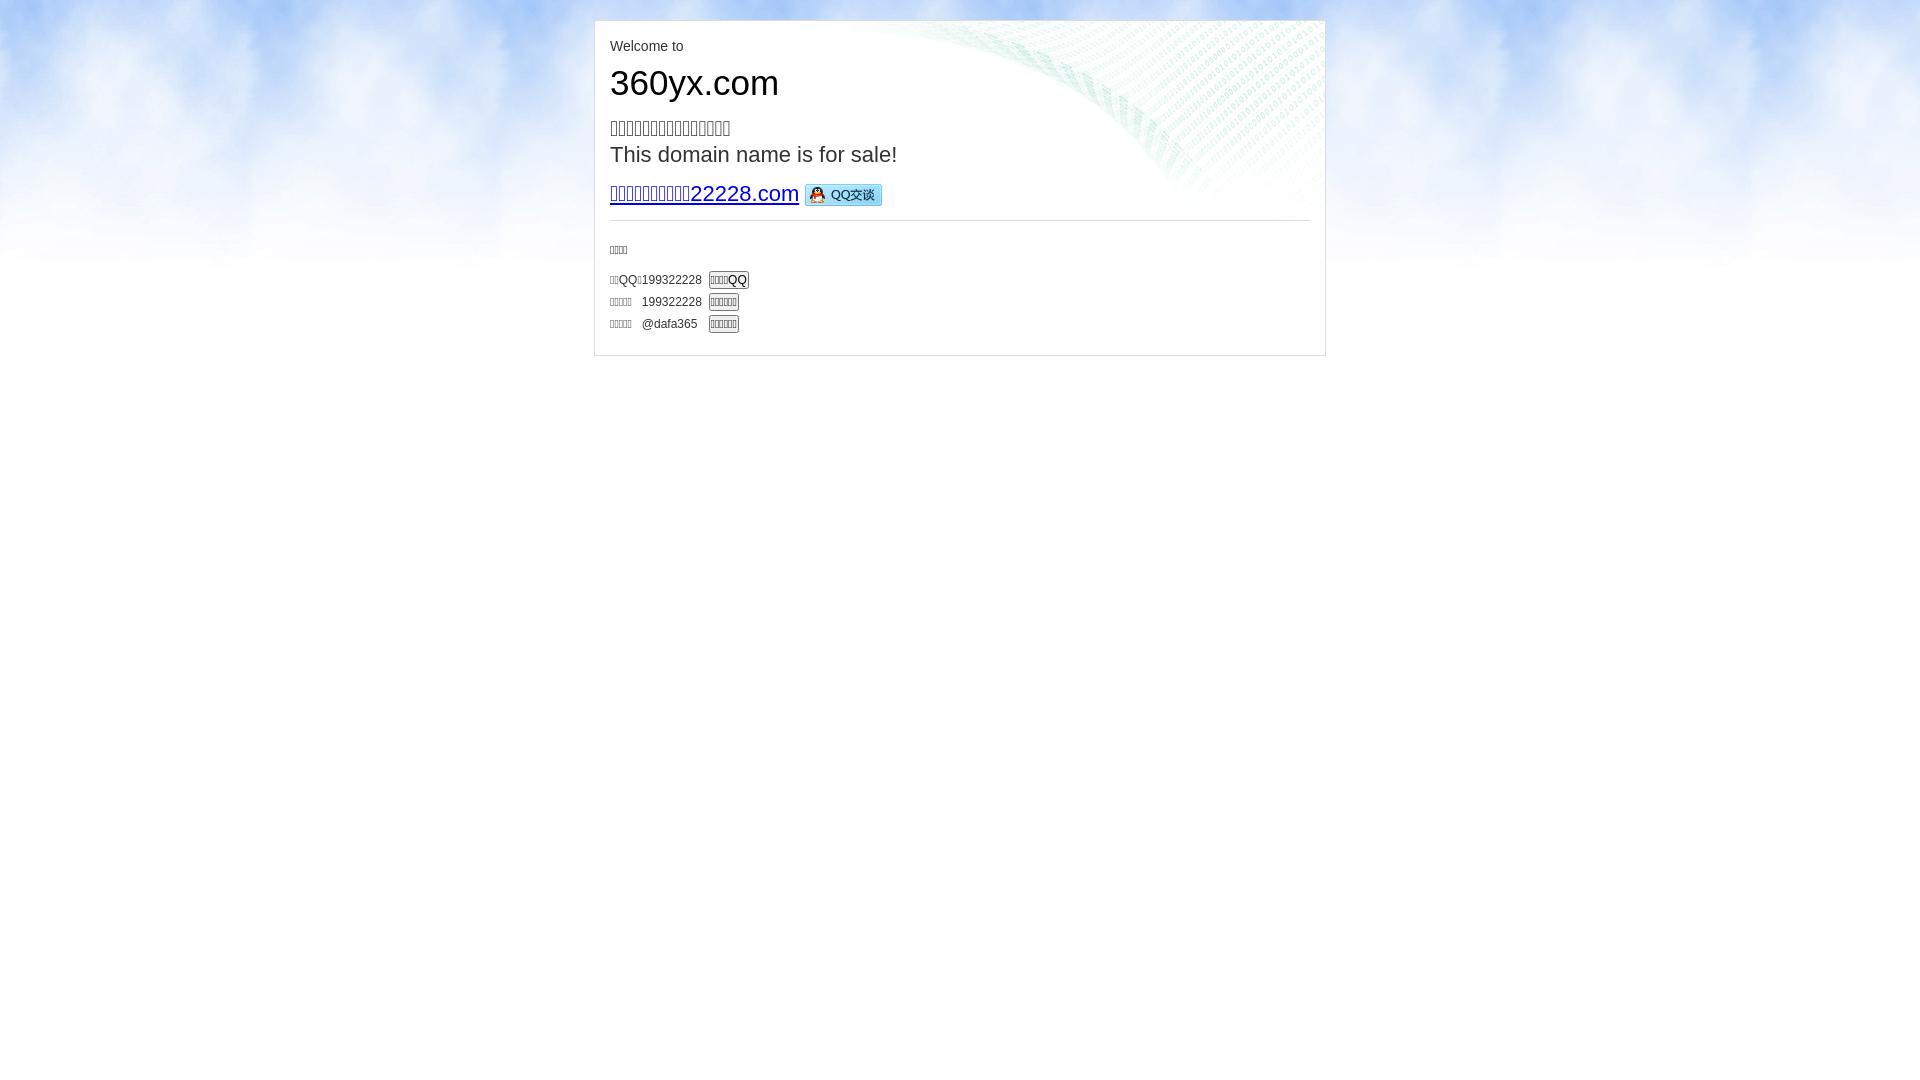 The height and width of the screenshot is (1080, 1920). I want to click on '@dafa365', so click(642, 322).